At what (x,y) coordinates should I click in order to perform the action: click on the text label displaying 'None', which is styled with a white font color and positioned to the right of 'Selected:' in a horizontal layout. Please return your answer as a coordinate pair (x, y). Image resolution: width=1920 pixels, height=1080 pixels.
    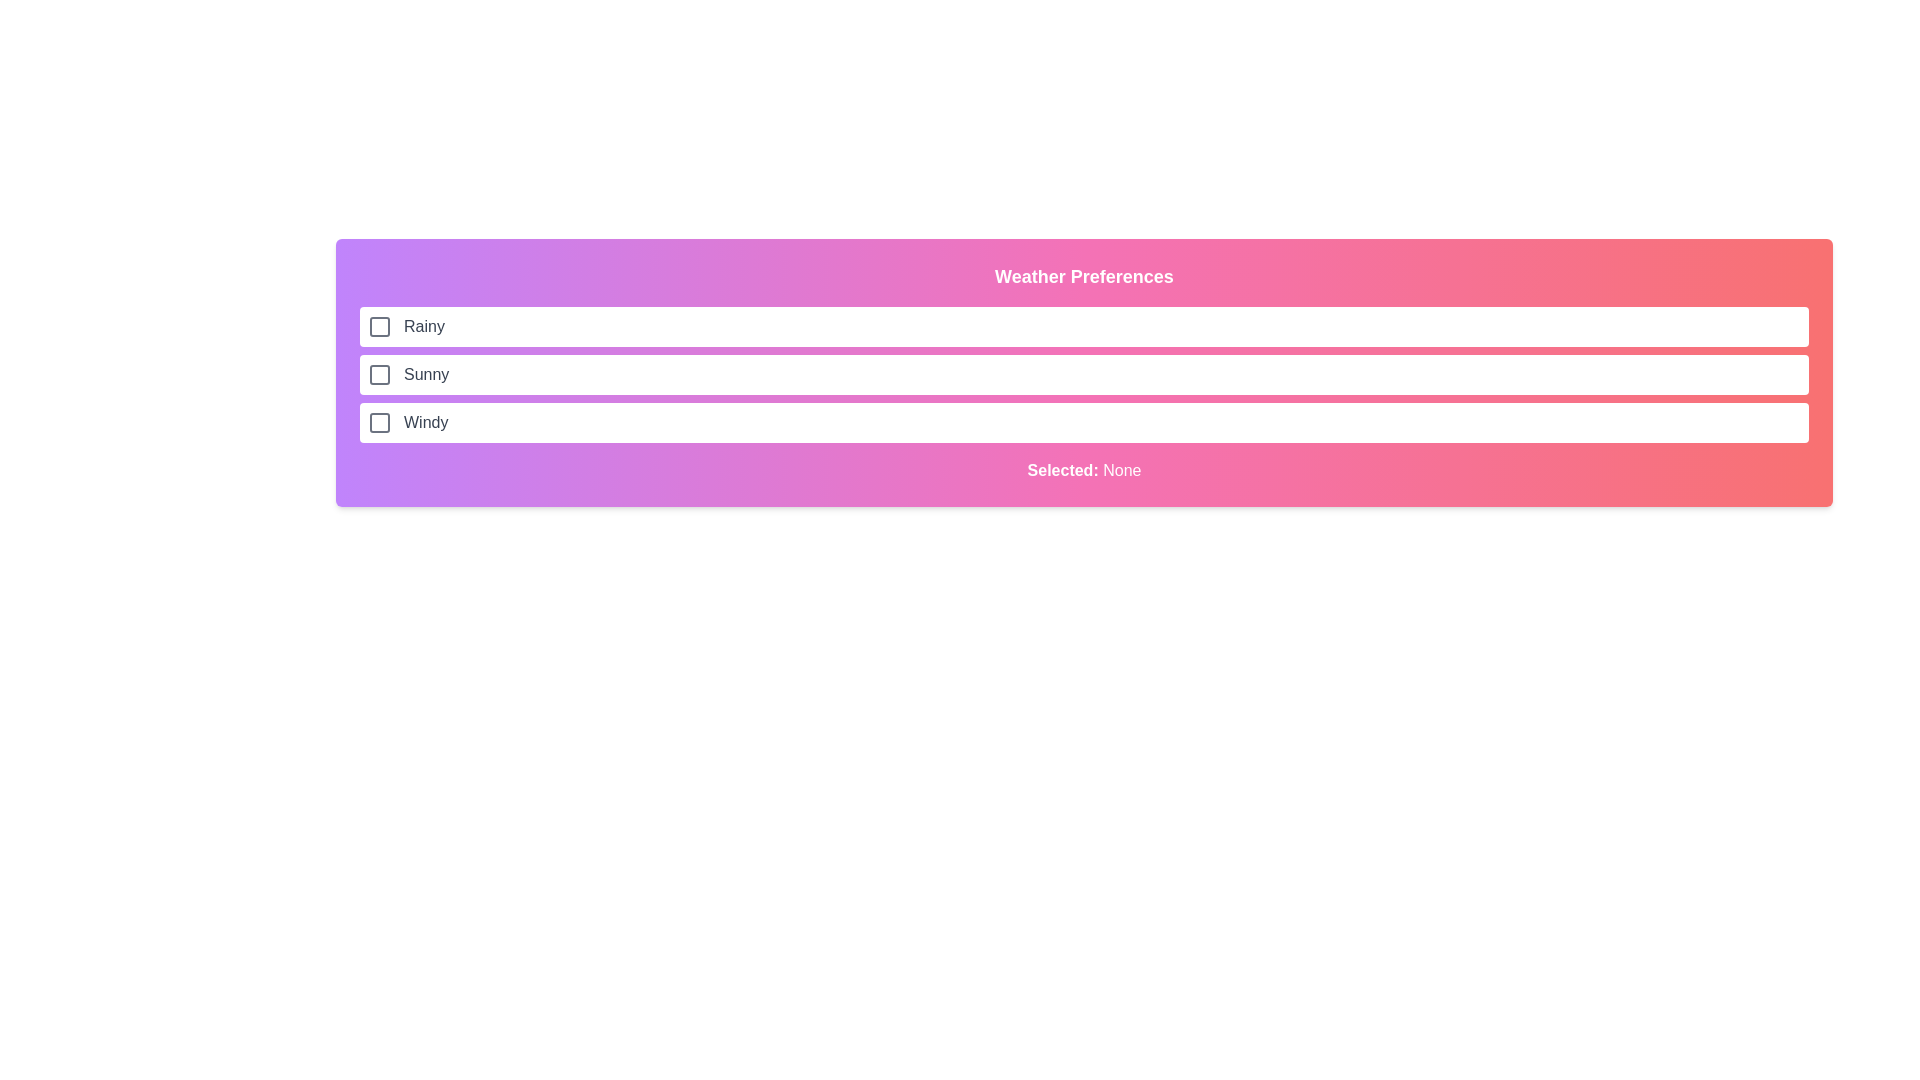
    Looking at the image, I should click on (1122, 470).